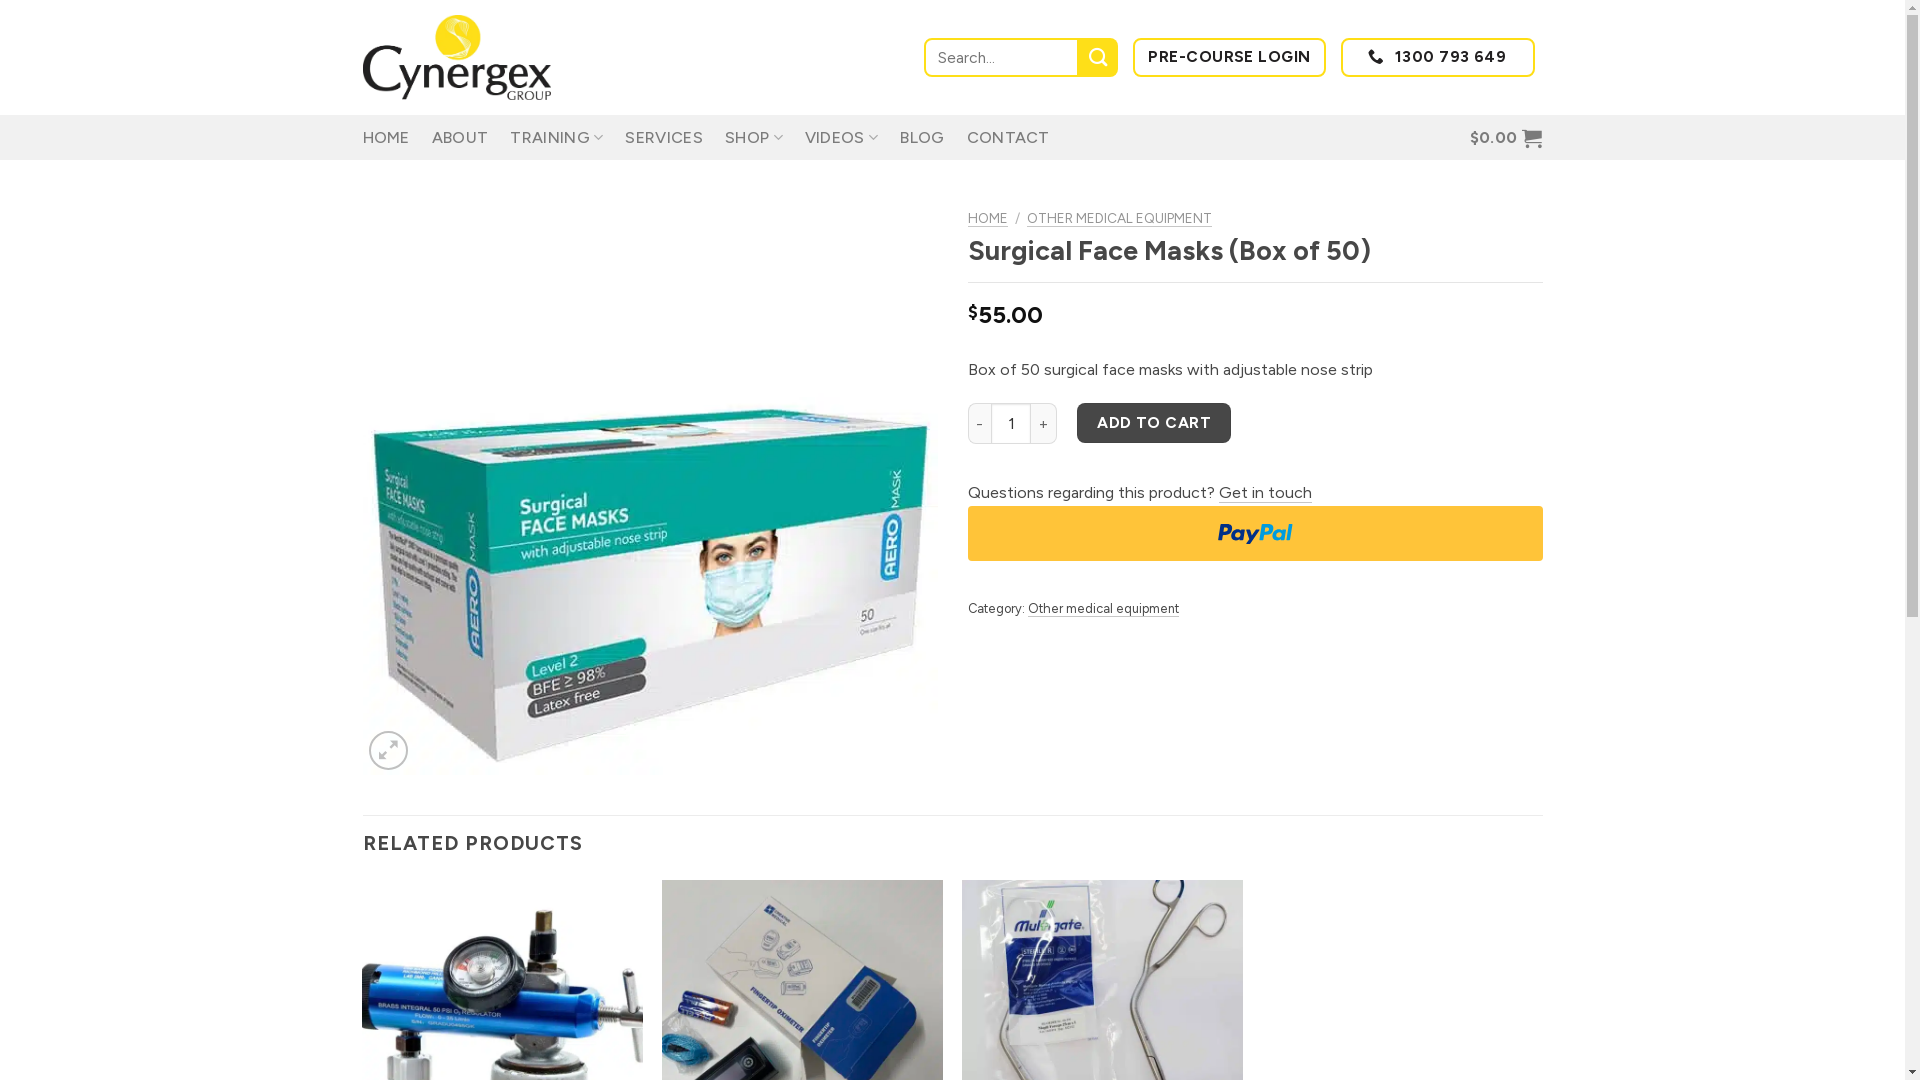 The image size is (1920, 1080). What do you see at coordinates (1228, 56) in the screenshot?
I see `'PRE-COURSE LOGIN'` at bounding box center [1228, 56].